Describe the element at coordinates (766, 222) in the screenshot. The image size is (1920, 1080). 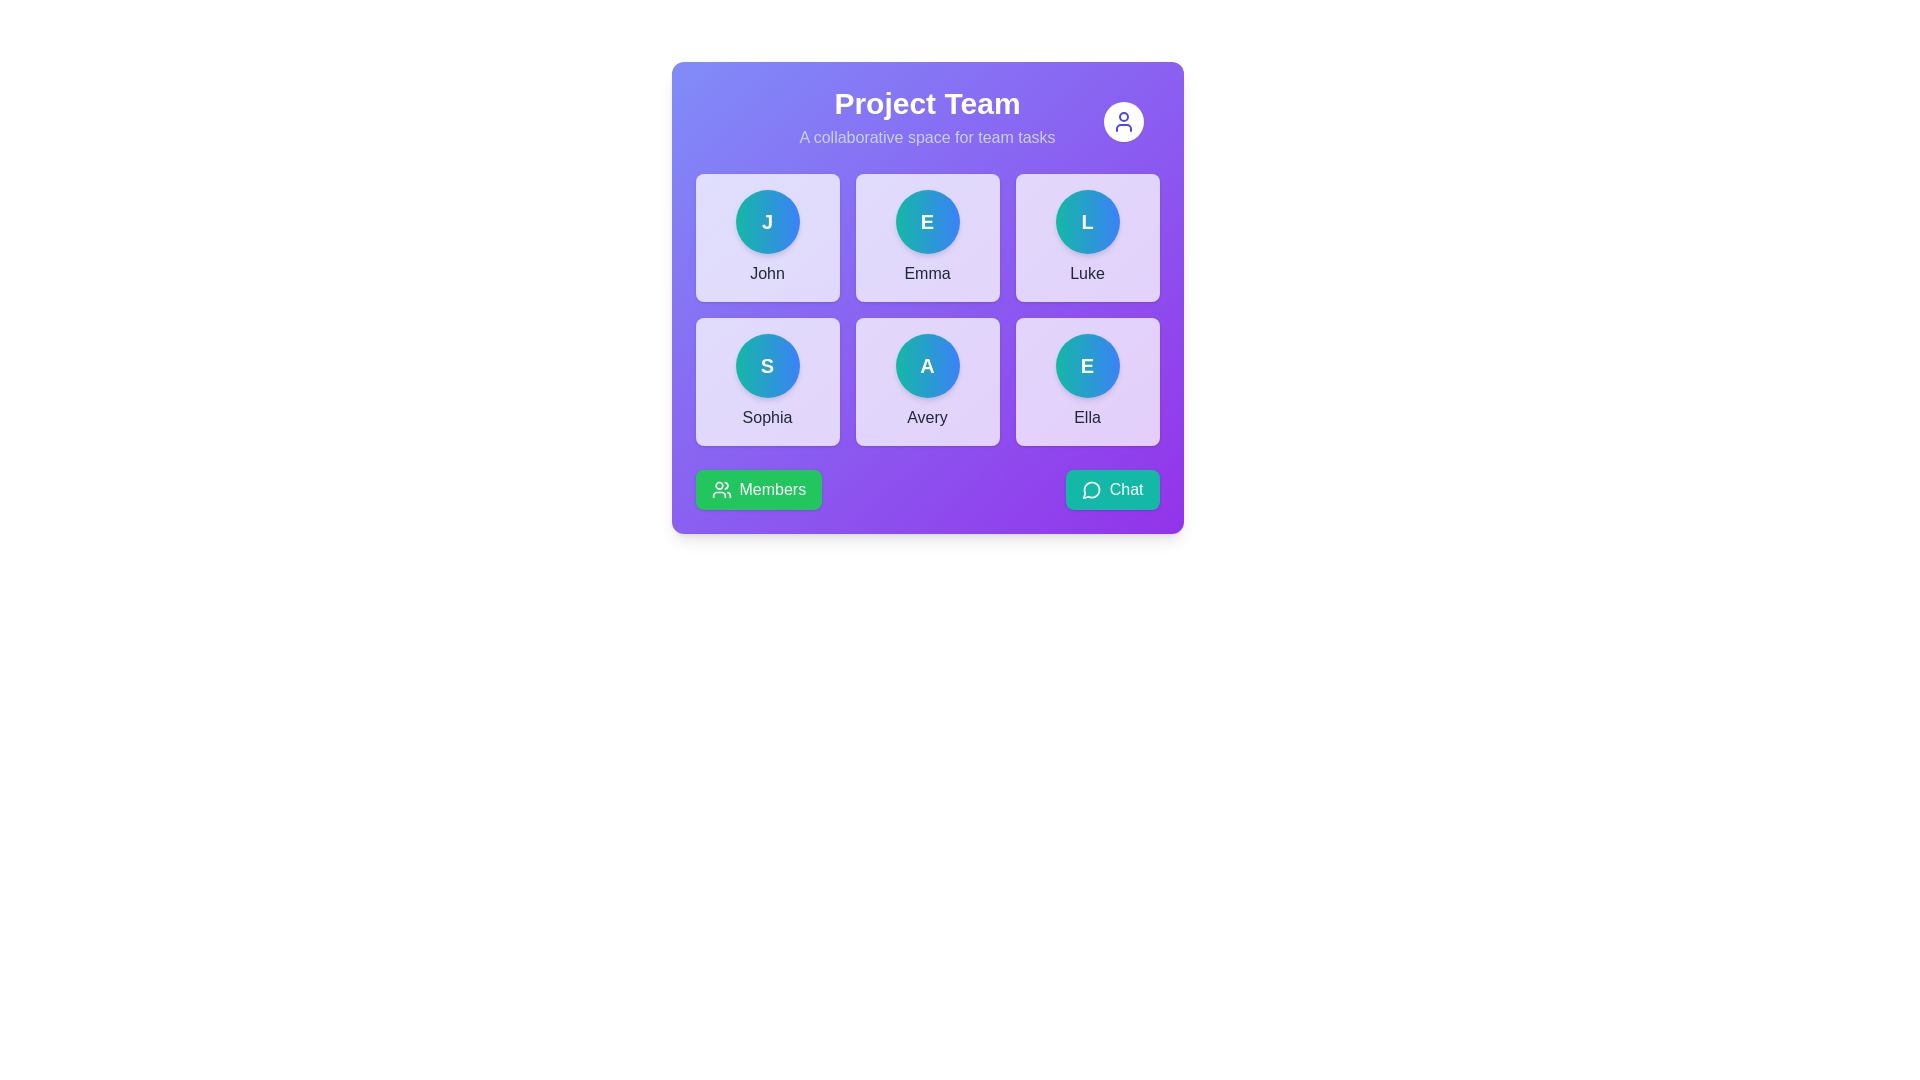
I see `the circular badge Avatar featuring a bold white 'J' centered within a gradient background transitioning from teal to blue, located in the upper-central section of the 'John' card` at that location.